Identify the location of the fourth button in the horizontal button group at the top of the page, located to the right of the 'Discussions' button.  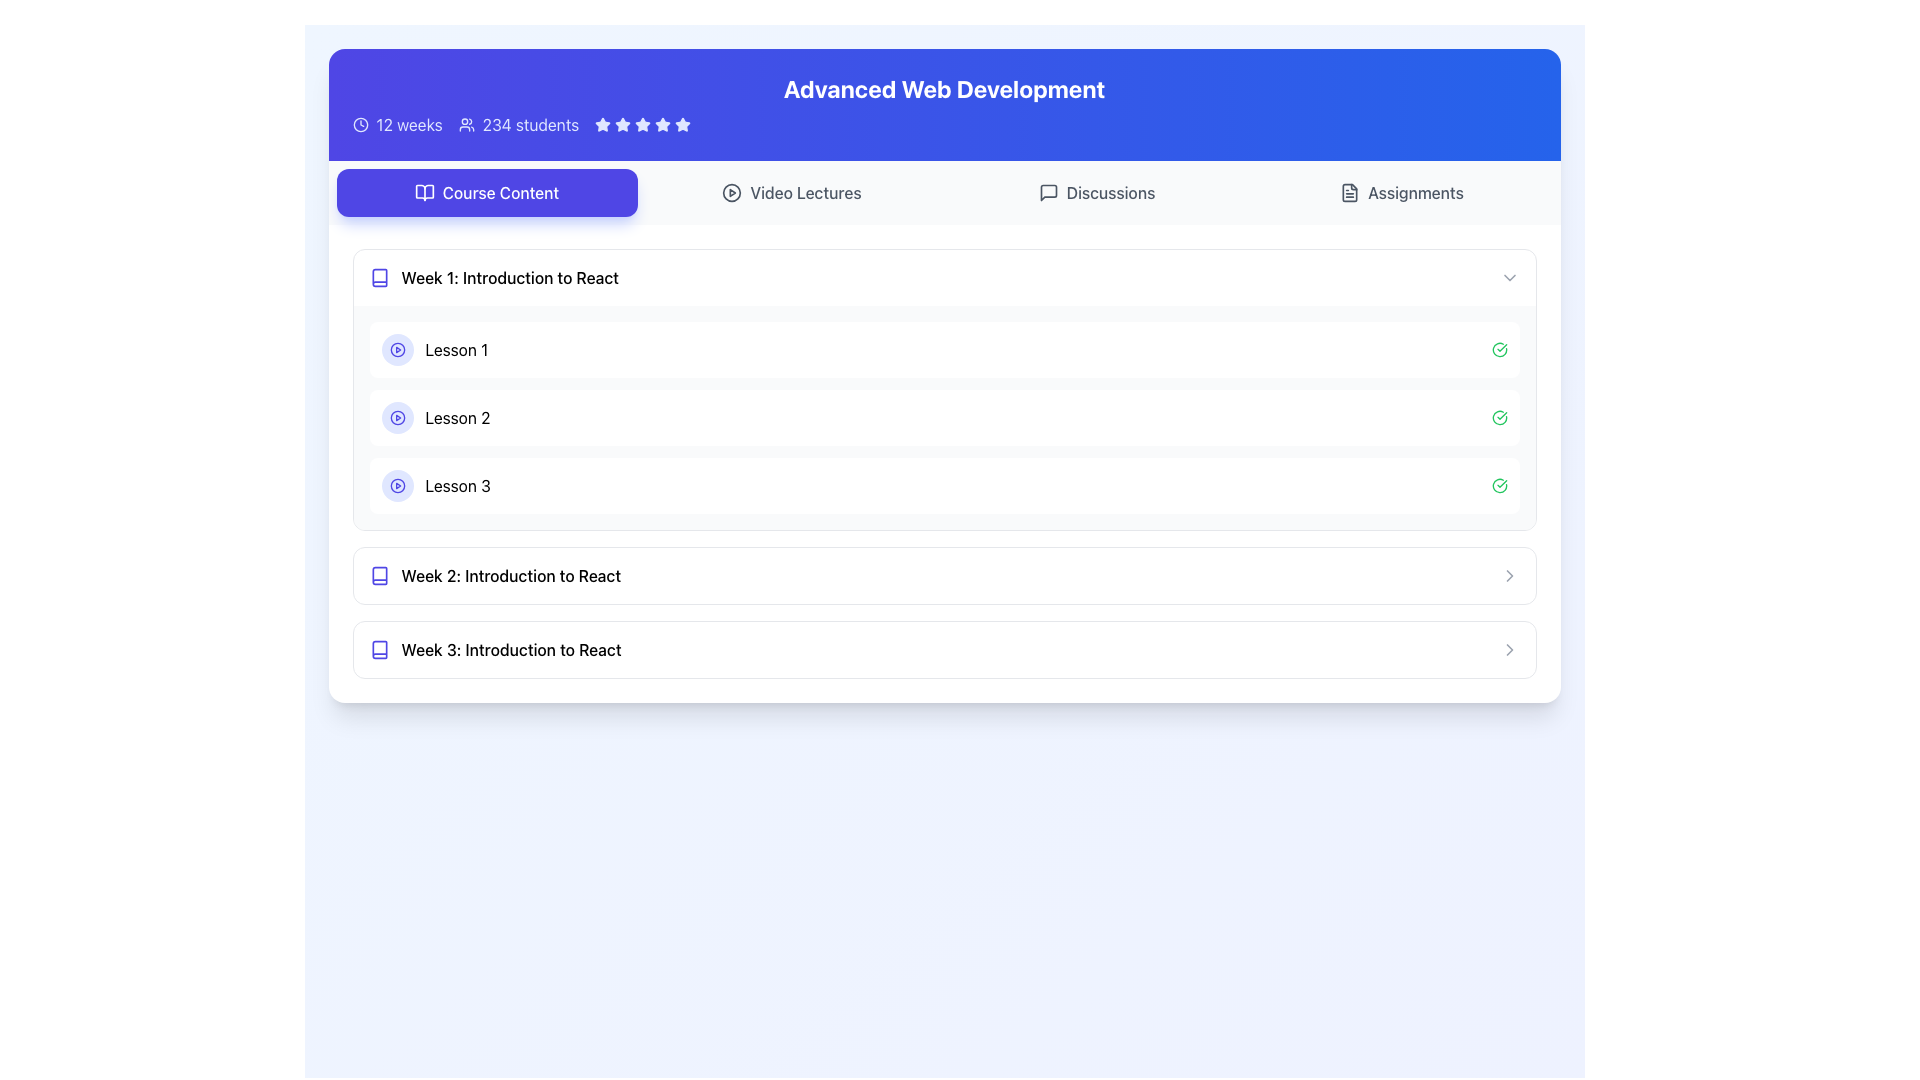
(1400, 192).